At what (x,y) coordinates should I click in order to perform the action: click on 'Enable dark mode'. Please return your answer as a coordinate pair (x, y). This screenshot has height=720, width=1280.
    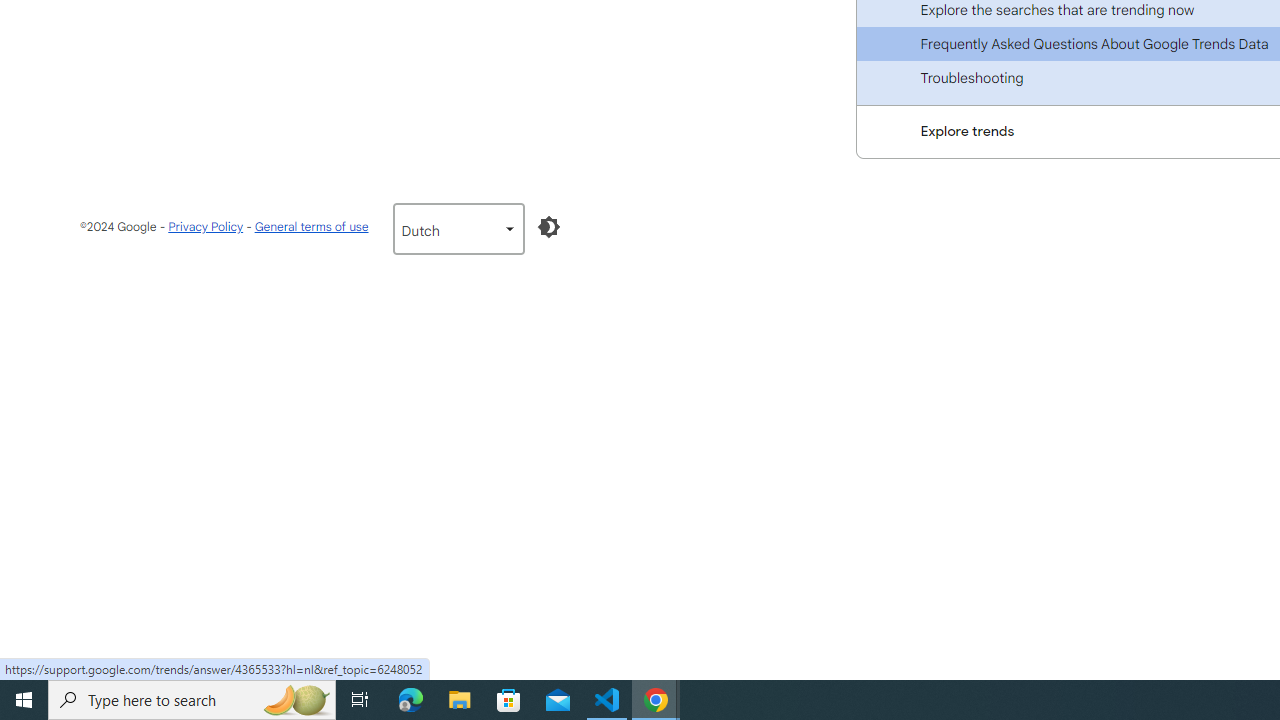
    Looking at the image, I should click on (548, 226).